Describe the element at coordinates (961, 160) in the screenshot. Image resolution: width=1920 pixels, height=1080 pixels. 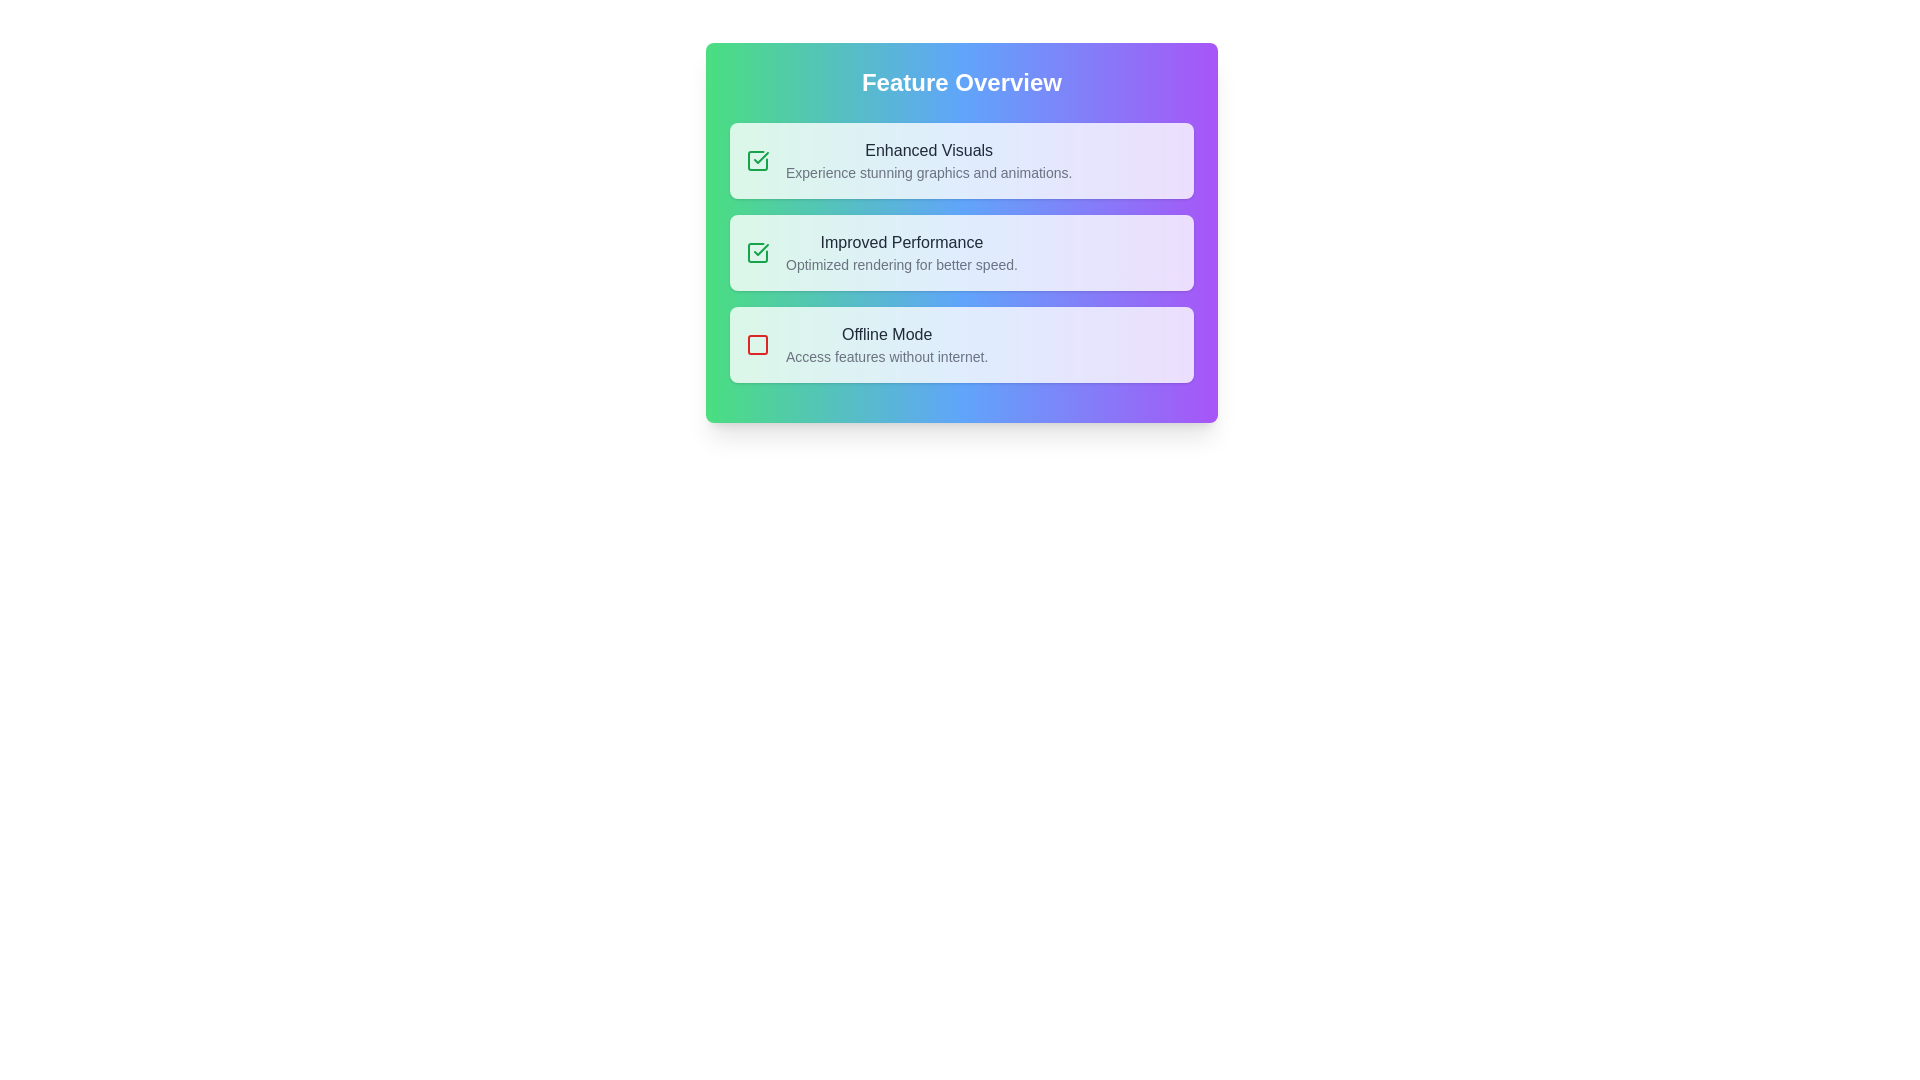
I see `the feature item titled 'Enhanced Visuals' to inspect its details` at that location.